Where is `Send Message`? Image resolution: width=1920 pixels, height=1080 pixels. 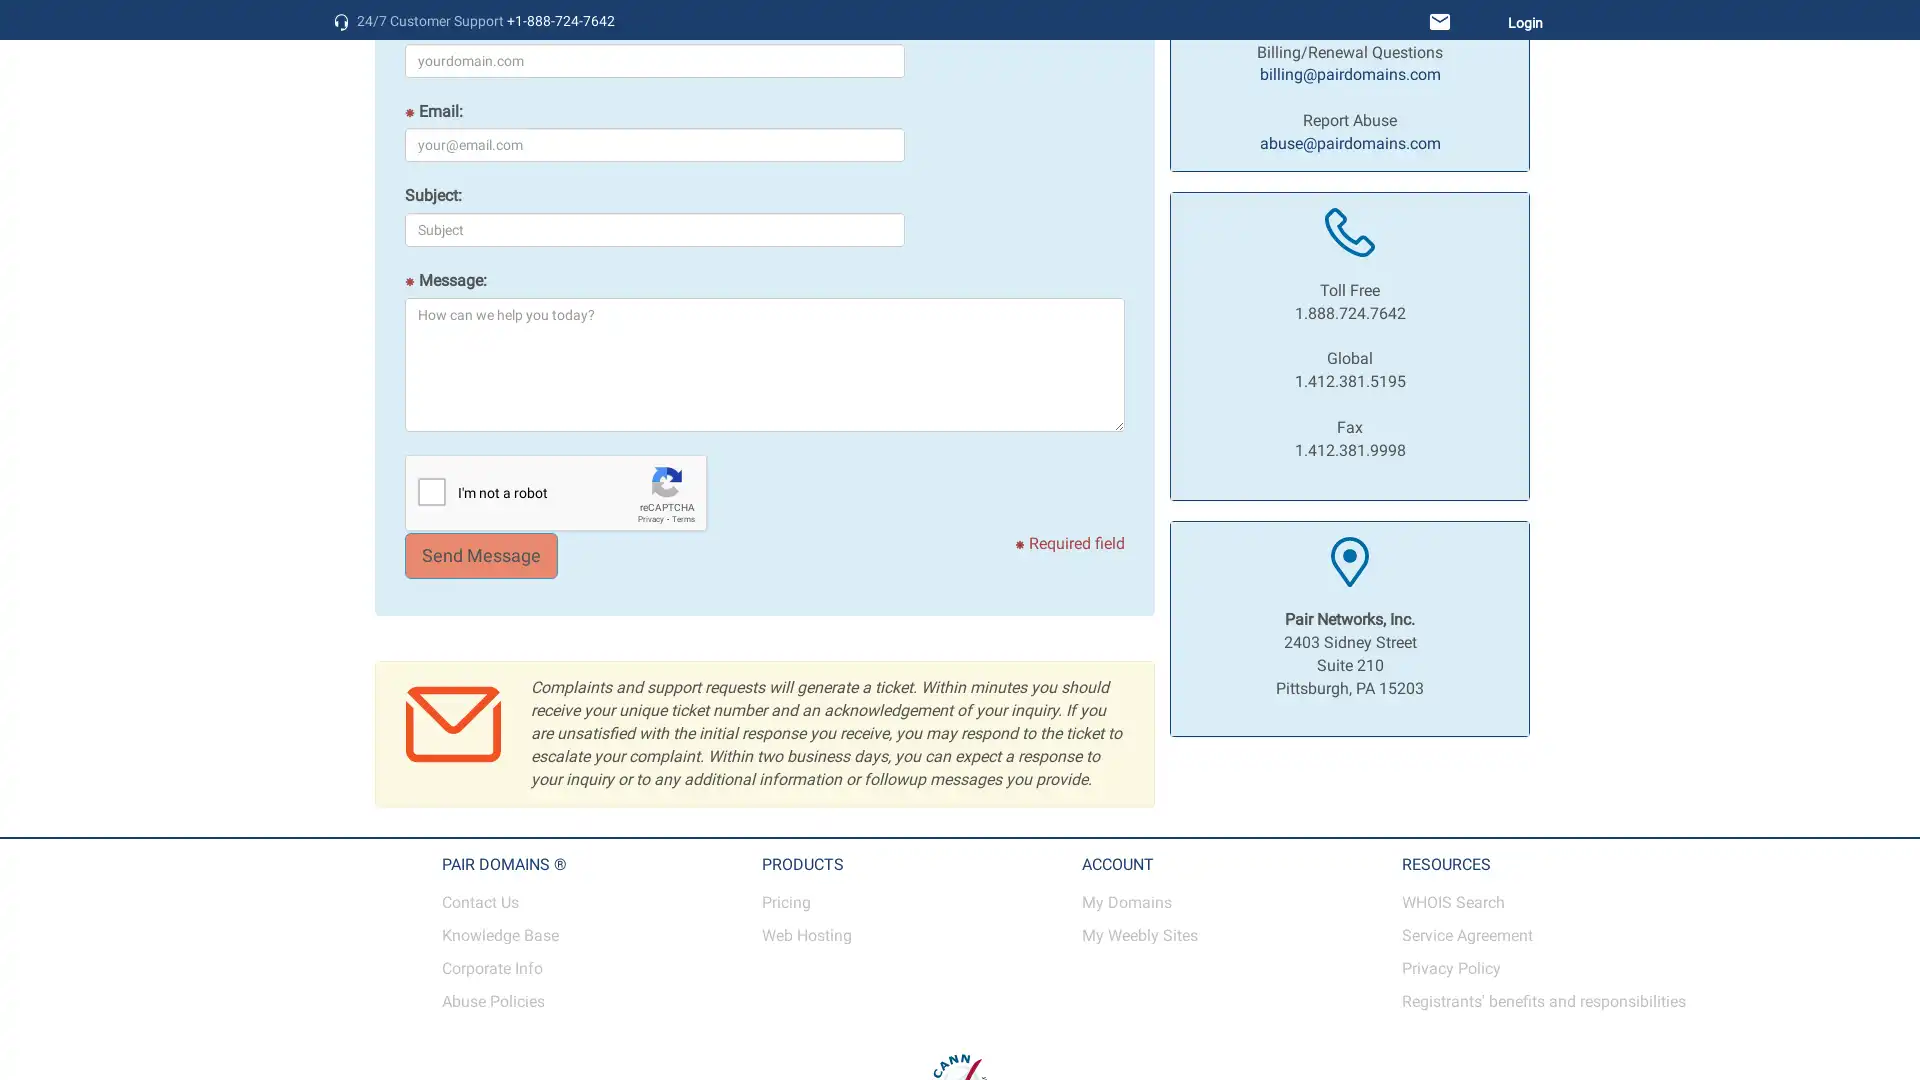 Send Message is located at coordinates (481, 555).